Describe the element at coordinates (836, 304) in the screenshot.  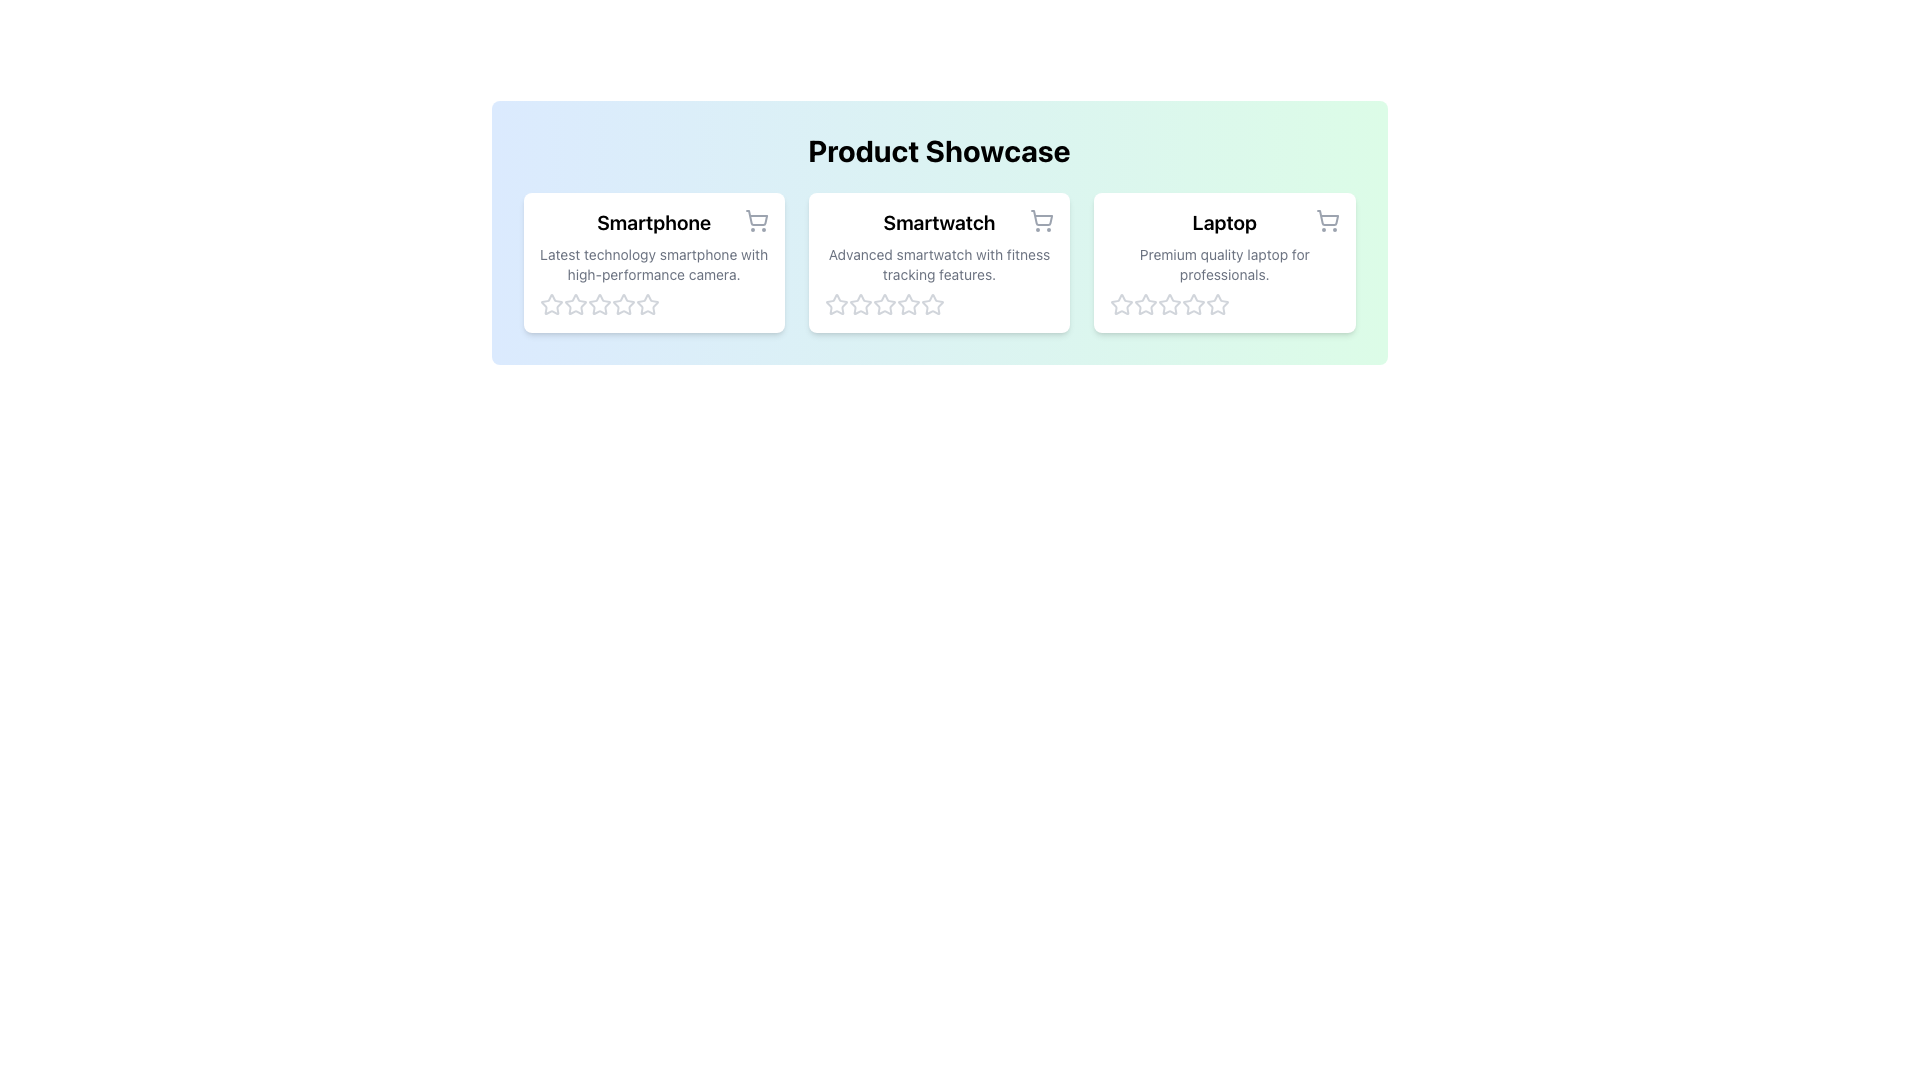
I see `the second star icon in the horizontal rating scale` at that location.